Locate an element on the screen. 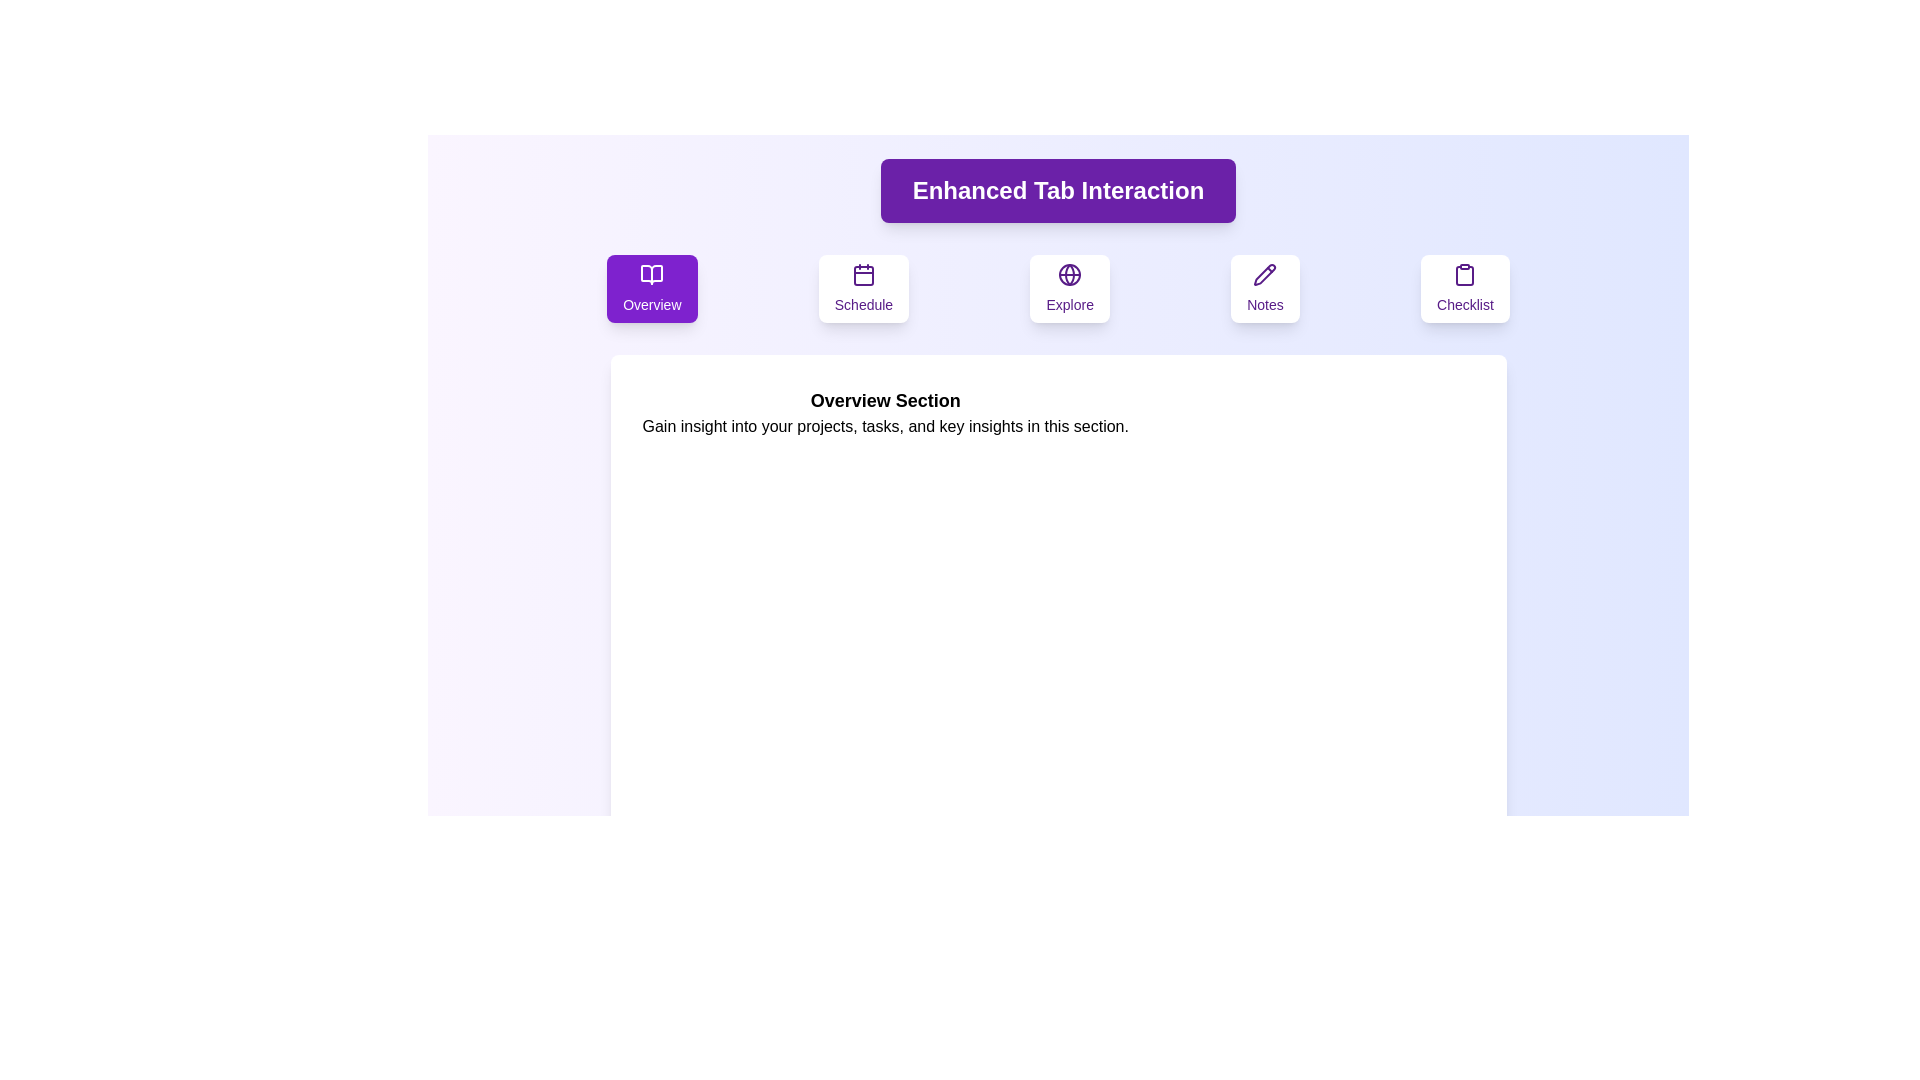 The width and height of the screenshot is (1920, 1080). the 'Overview' button, which is the first button in a horizontal menu of navigation options is located at coordinates (652, 289).